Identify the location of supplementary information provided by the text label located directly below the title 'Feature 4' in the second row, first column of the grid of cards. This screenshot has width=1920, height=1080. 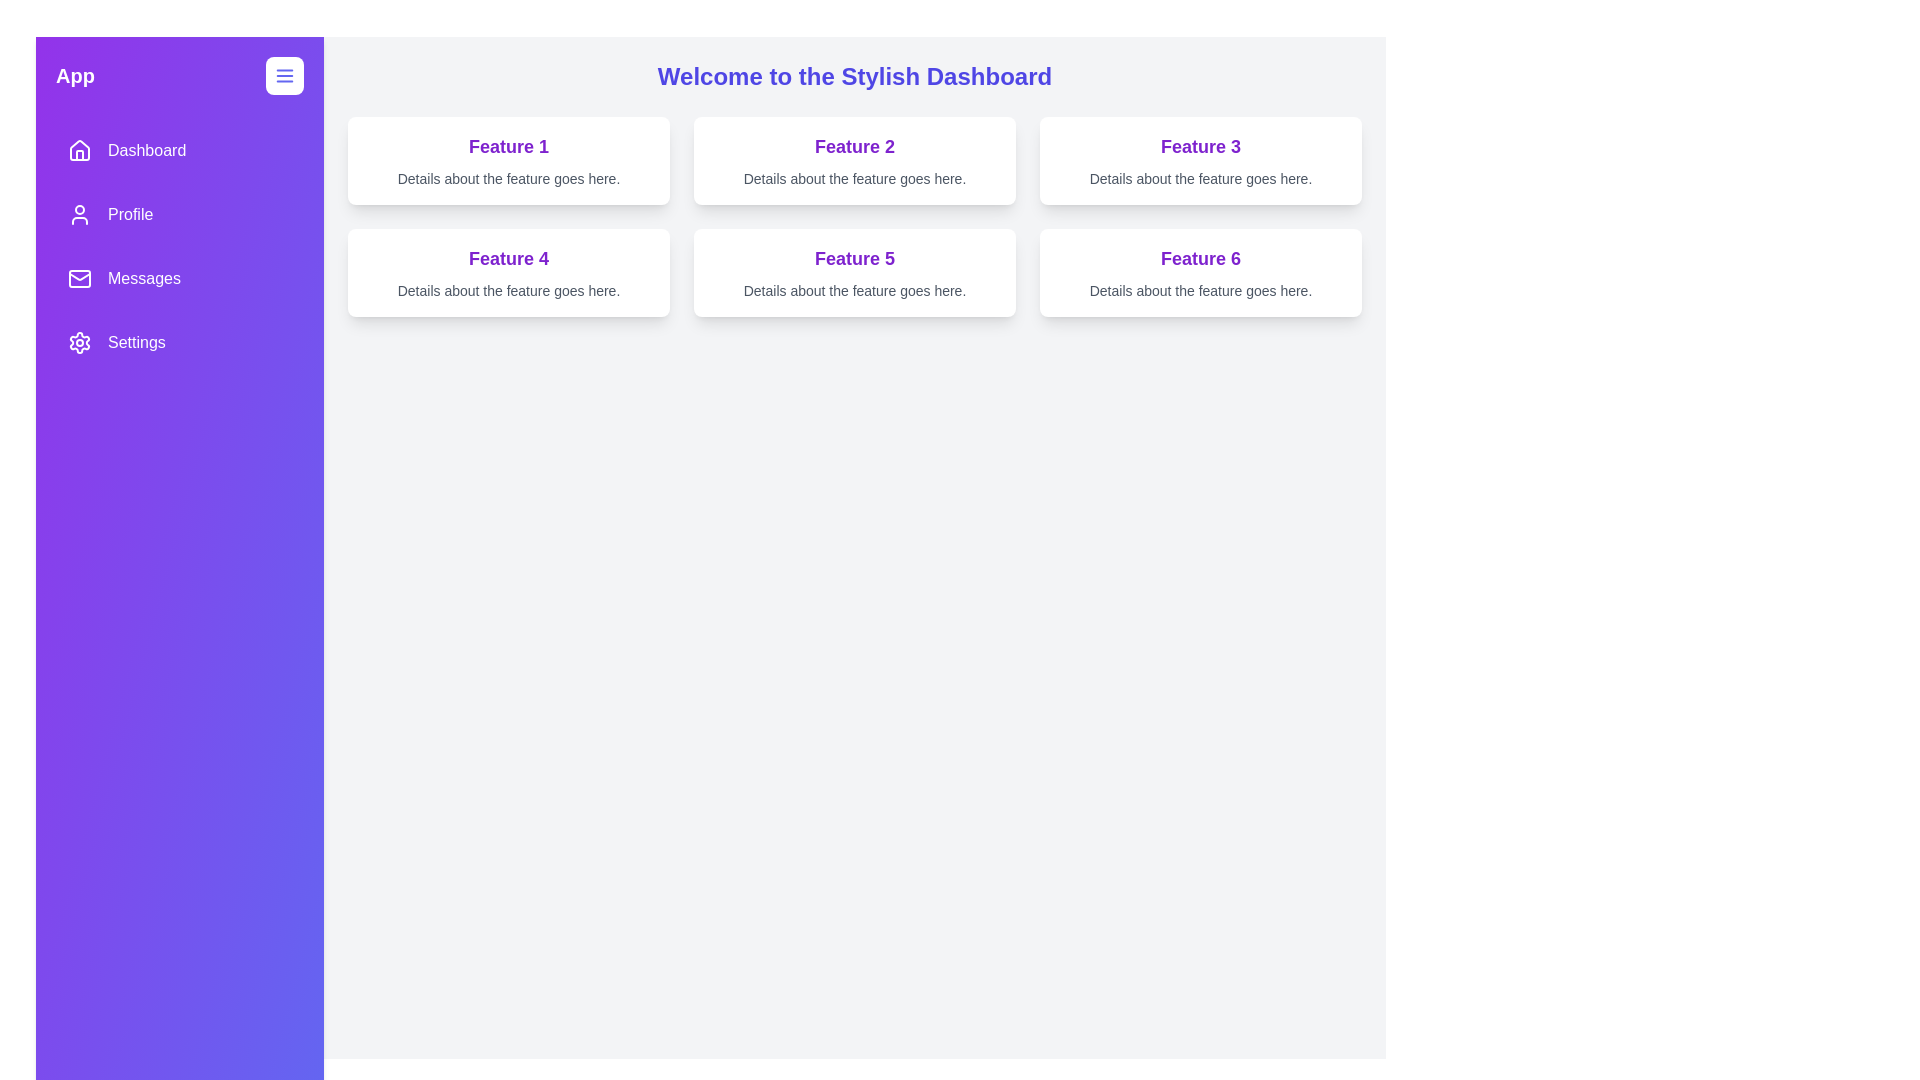
(508, 290).